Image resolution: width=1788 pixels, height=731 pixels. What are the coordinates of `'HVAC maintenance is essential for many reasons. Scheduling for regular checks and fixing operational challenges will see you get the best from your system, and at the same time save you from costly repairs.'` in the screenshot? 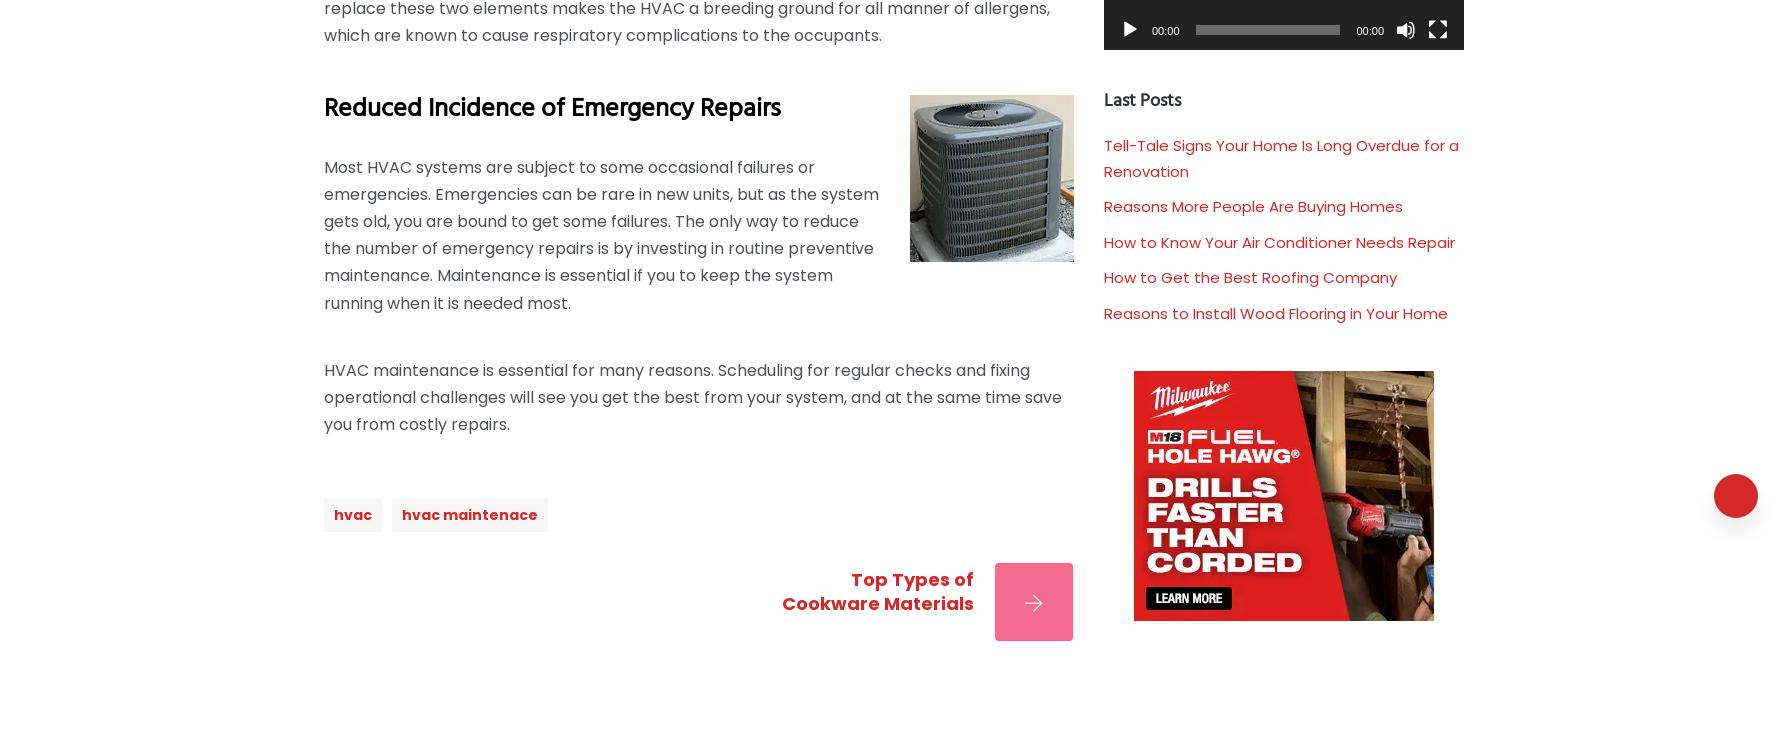 It's located at (692, 397).